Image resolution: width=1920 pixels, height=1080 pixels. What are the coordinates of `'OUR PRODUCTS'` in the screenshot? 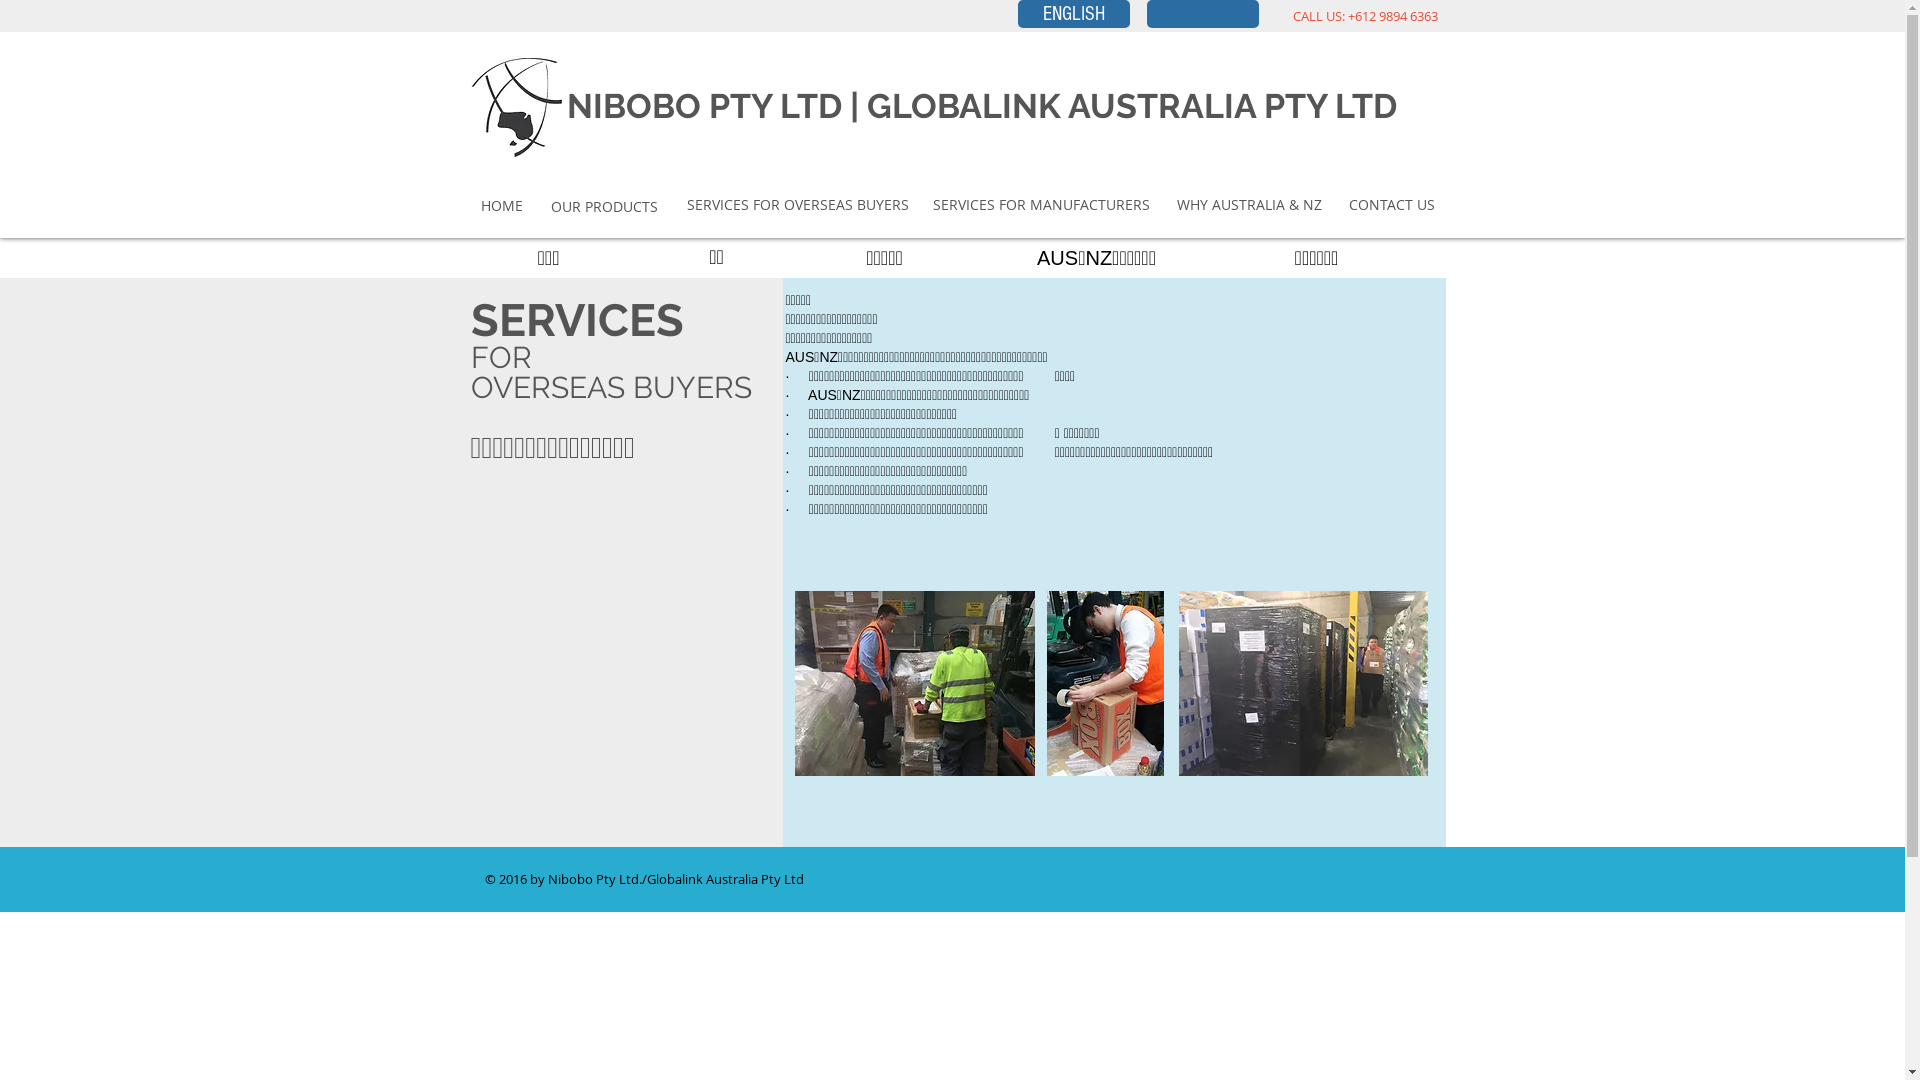 It's located at (603, 207).